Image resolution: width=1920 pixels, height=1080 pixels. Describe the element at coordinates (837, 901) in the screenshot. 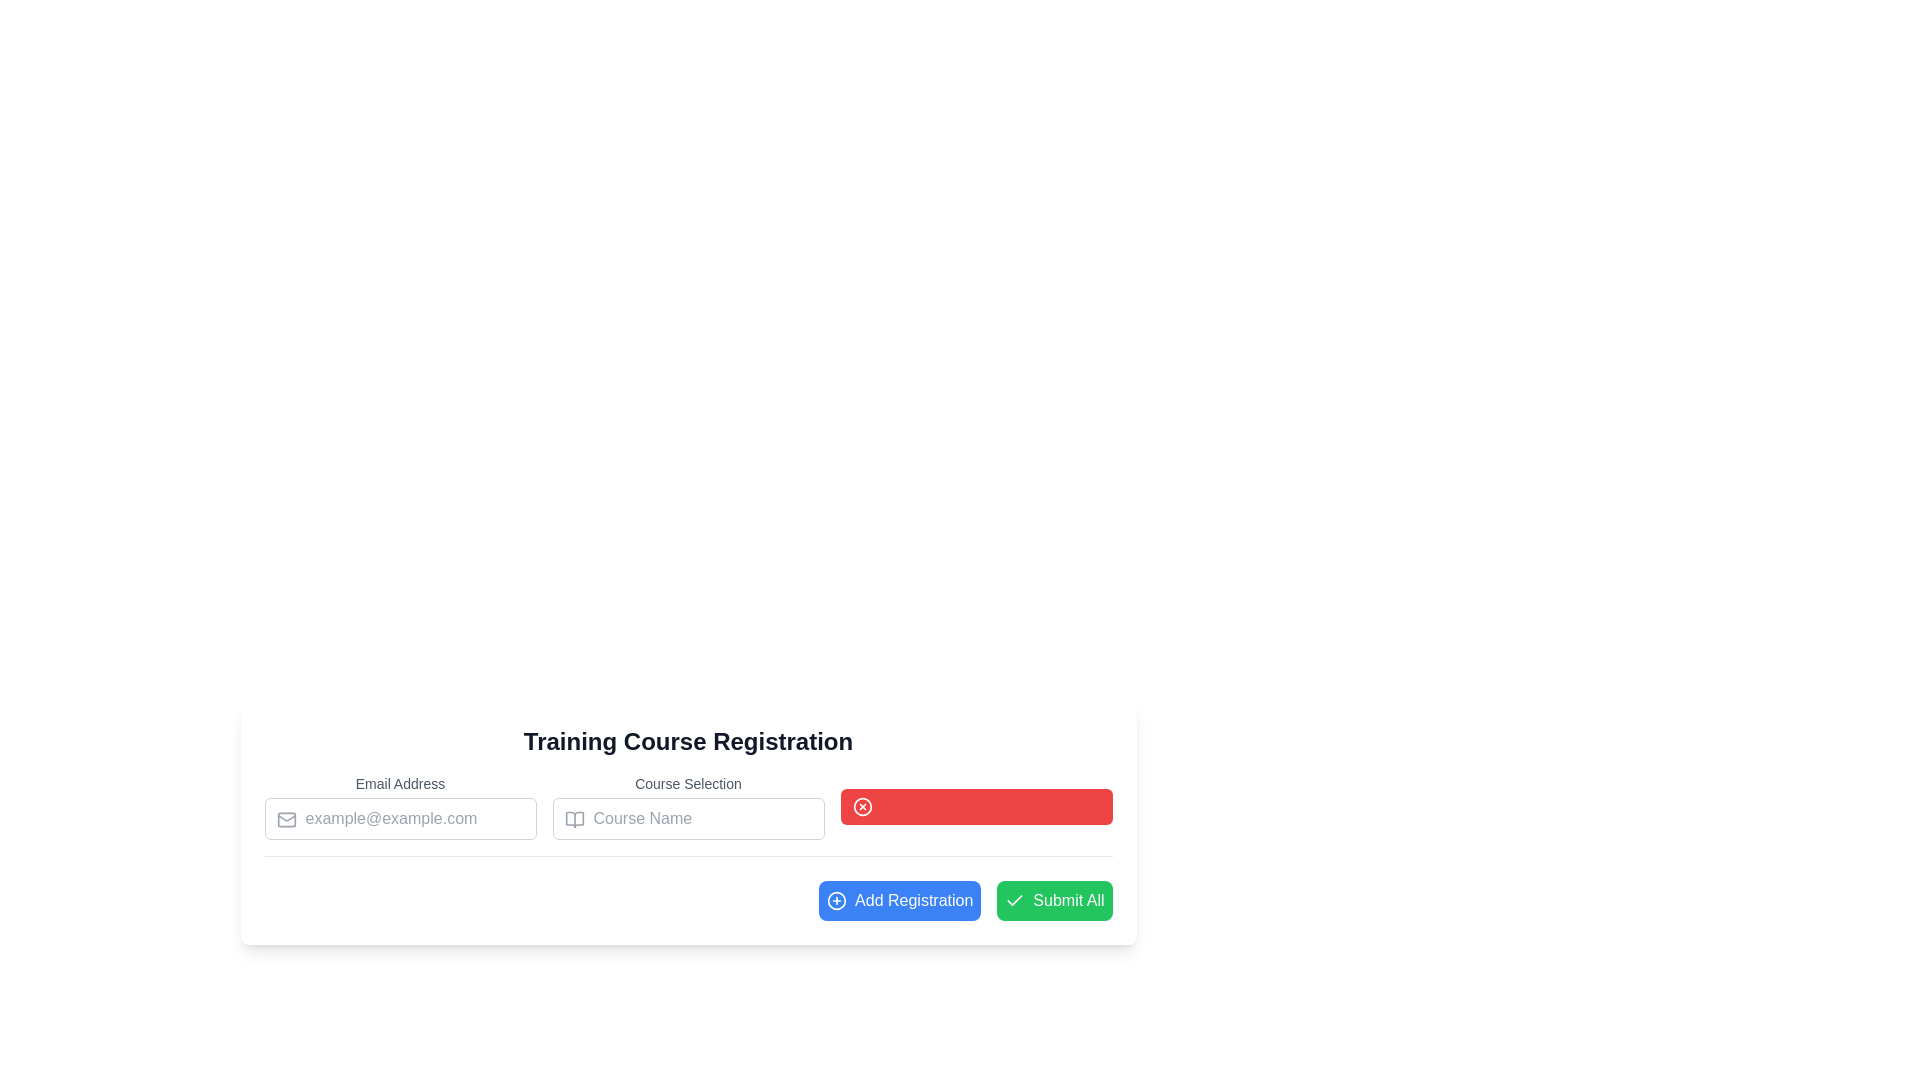

I see `the blue circular part of the plus icon in the 'Add Registration' button, which is located to the left of the text label 'Add Registration'` at that location.